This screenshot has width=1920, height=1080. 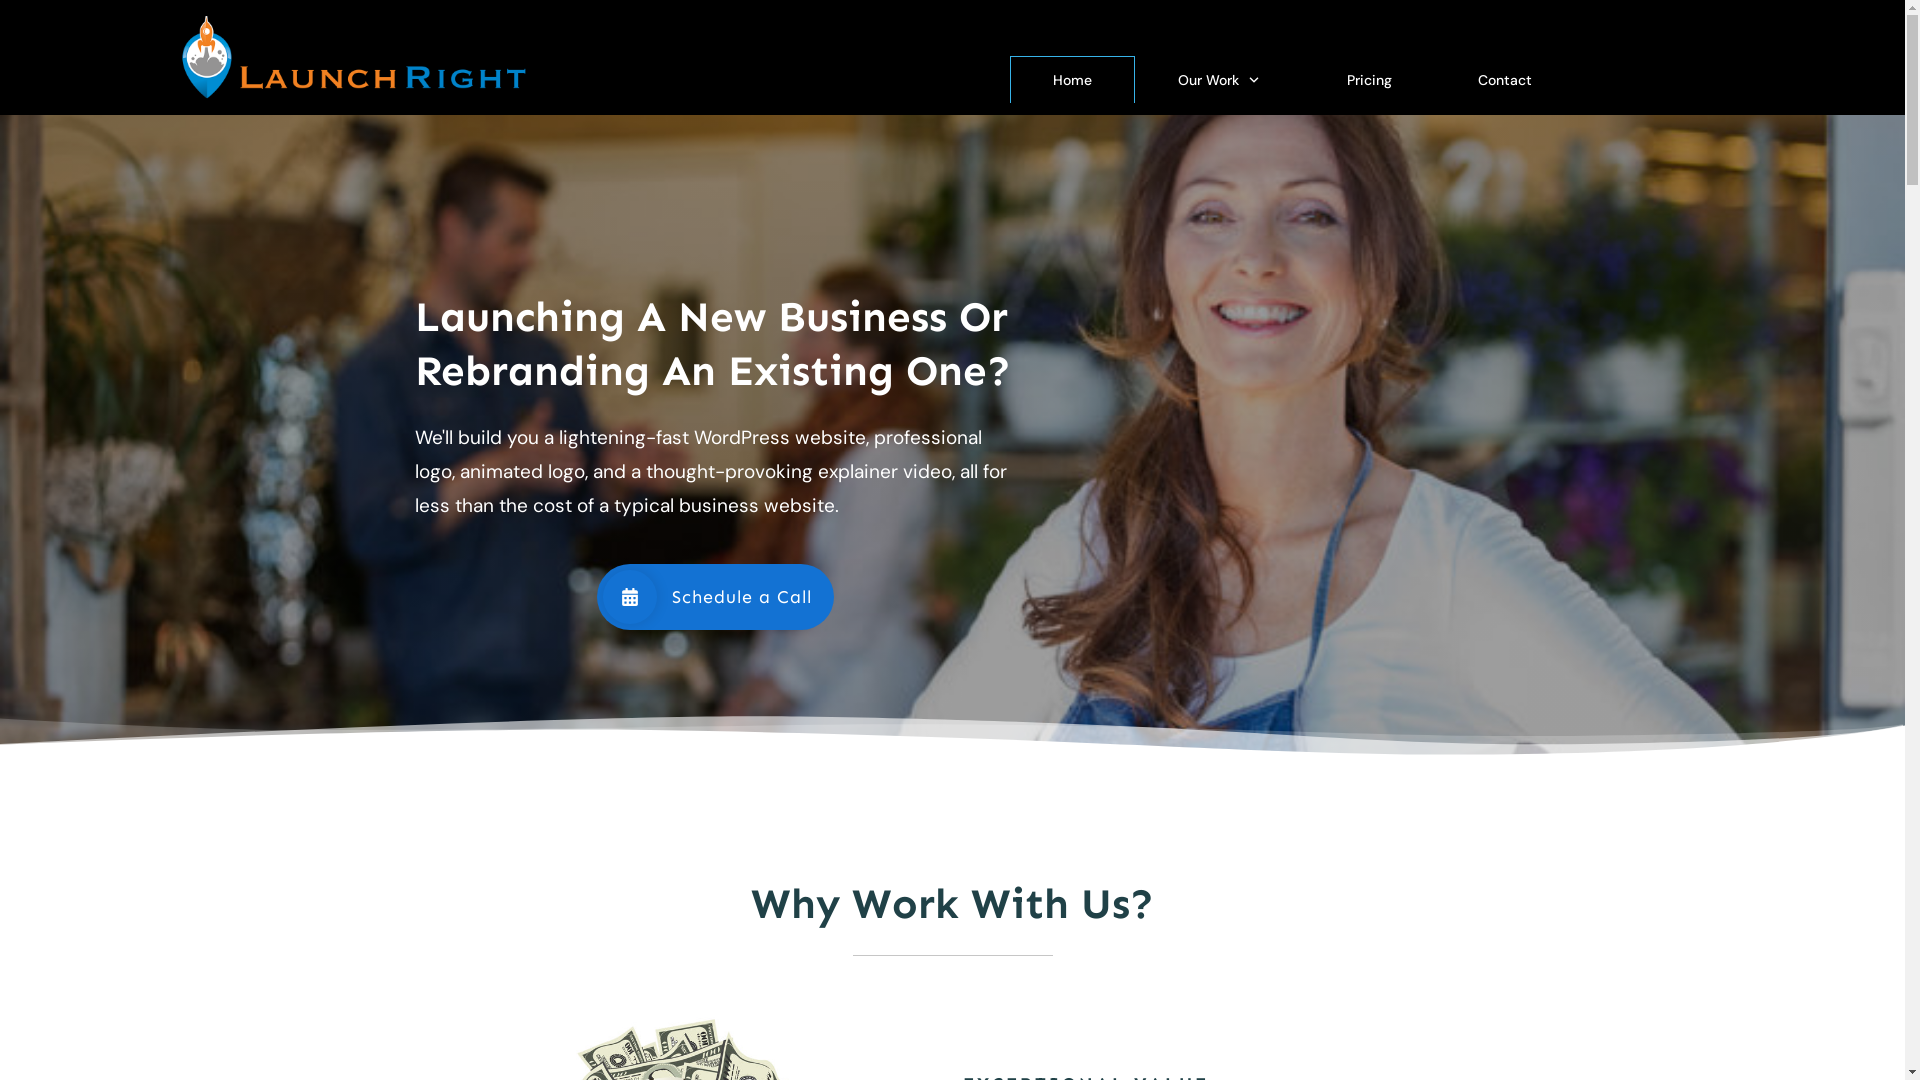 What do you see at coordinates (1368, 79) in the screenshot?
I see `'Pricing'` at bounding box center [1368, 79].